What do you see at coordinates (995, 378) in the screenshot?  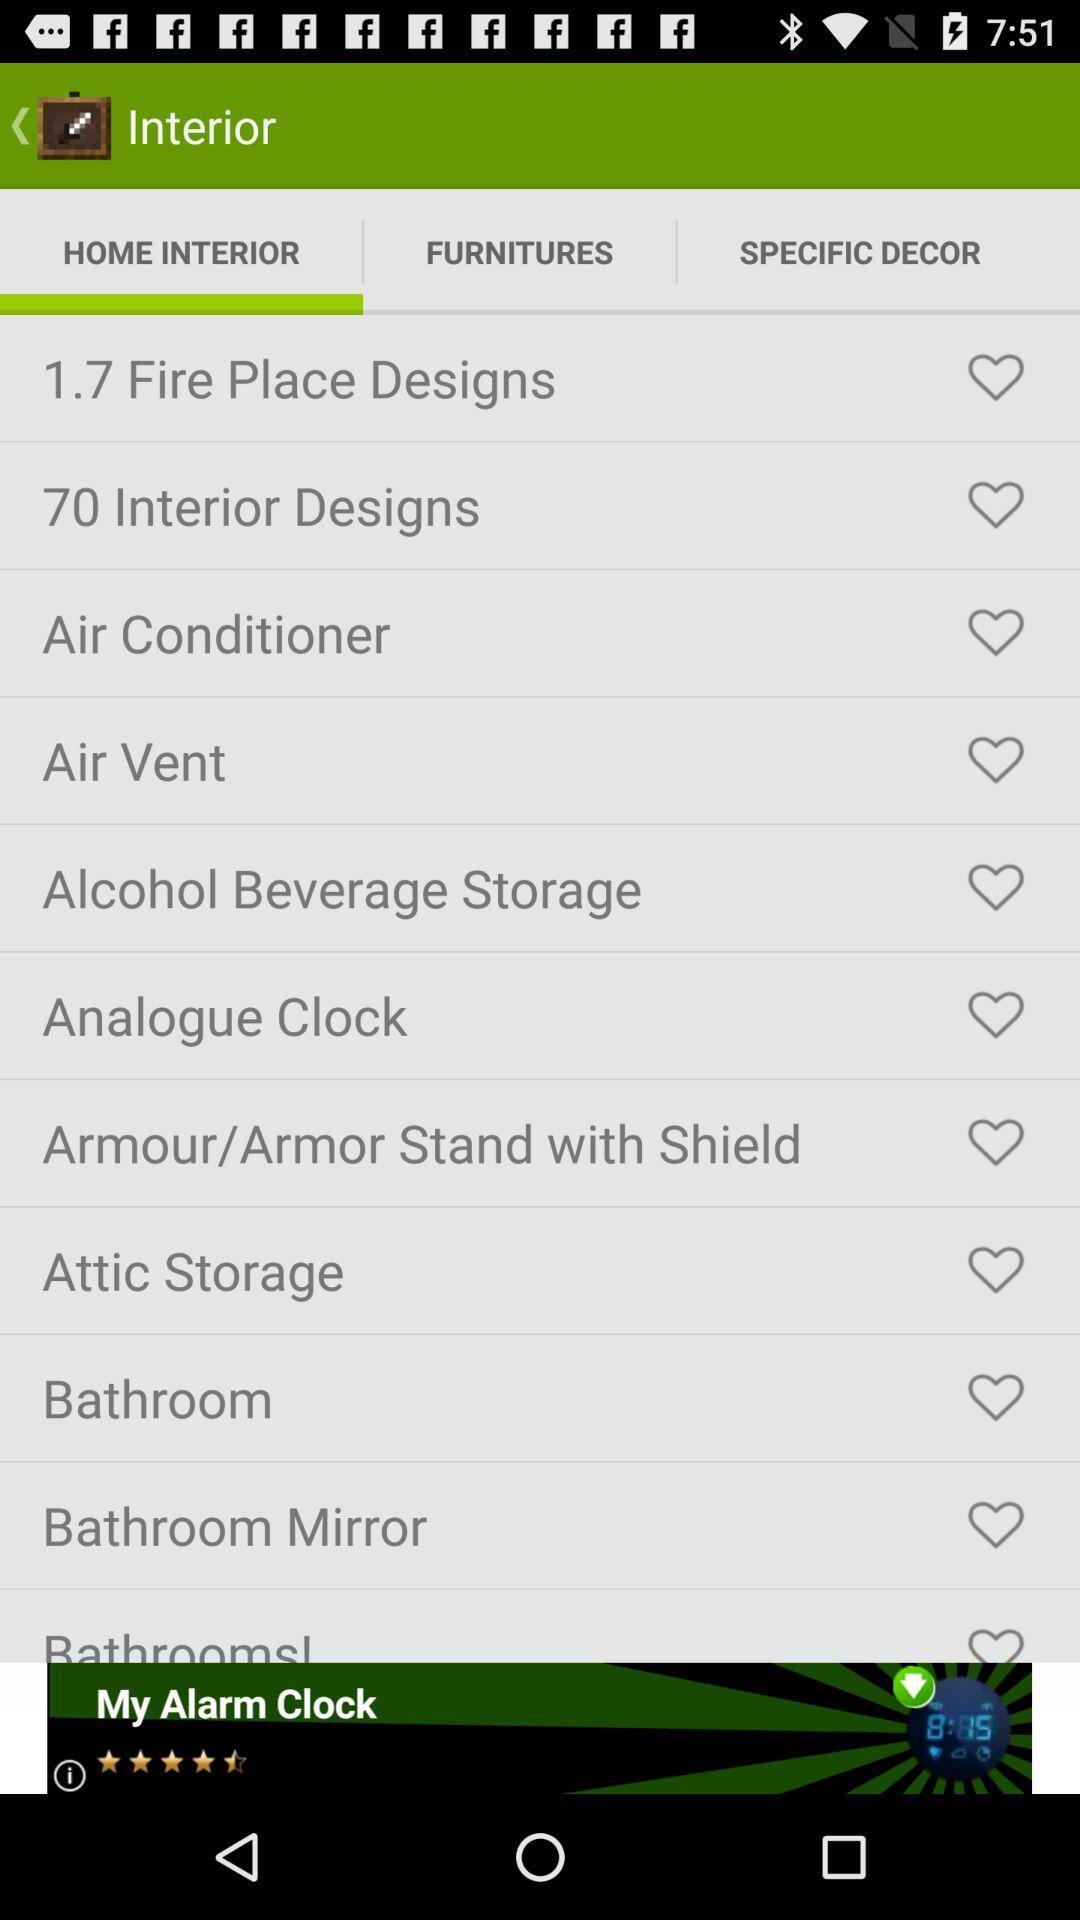 I see `fautiore` at bounding box center [995, 378].